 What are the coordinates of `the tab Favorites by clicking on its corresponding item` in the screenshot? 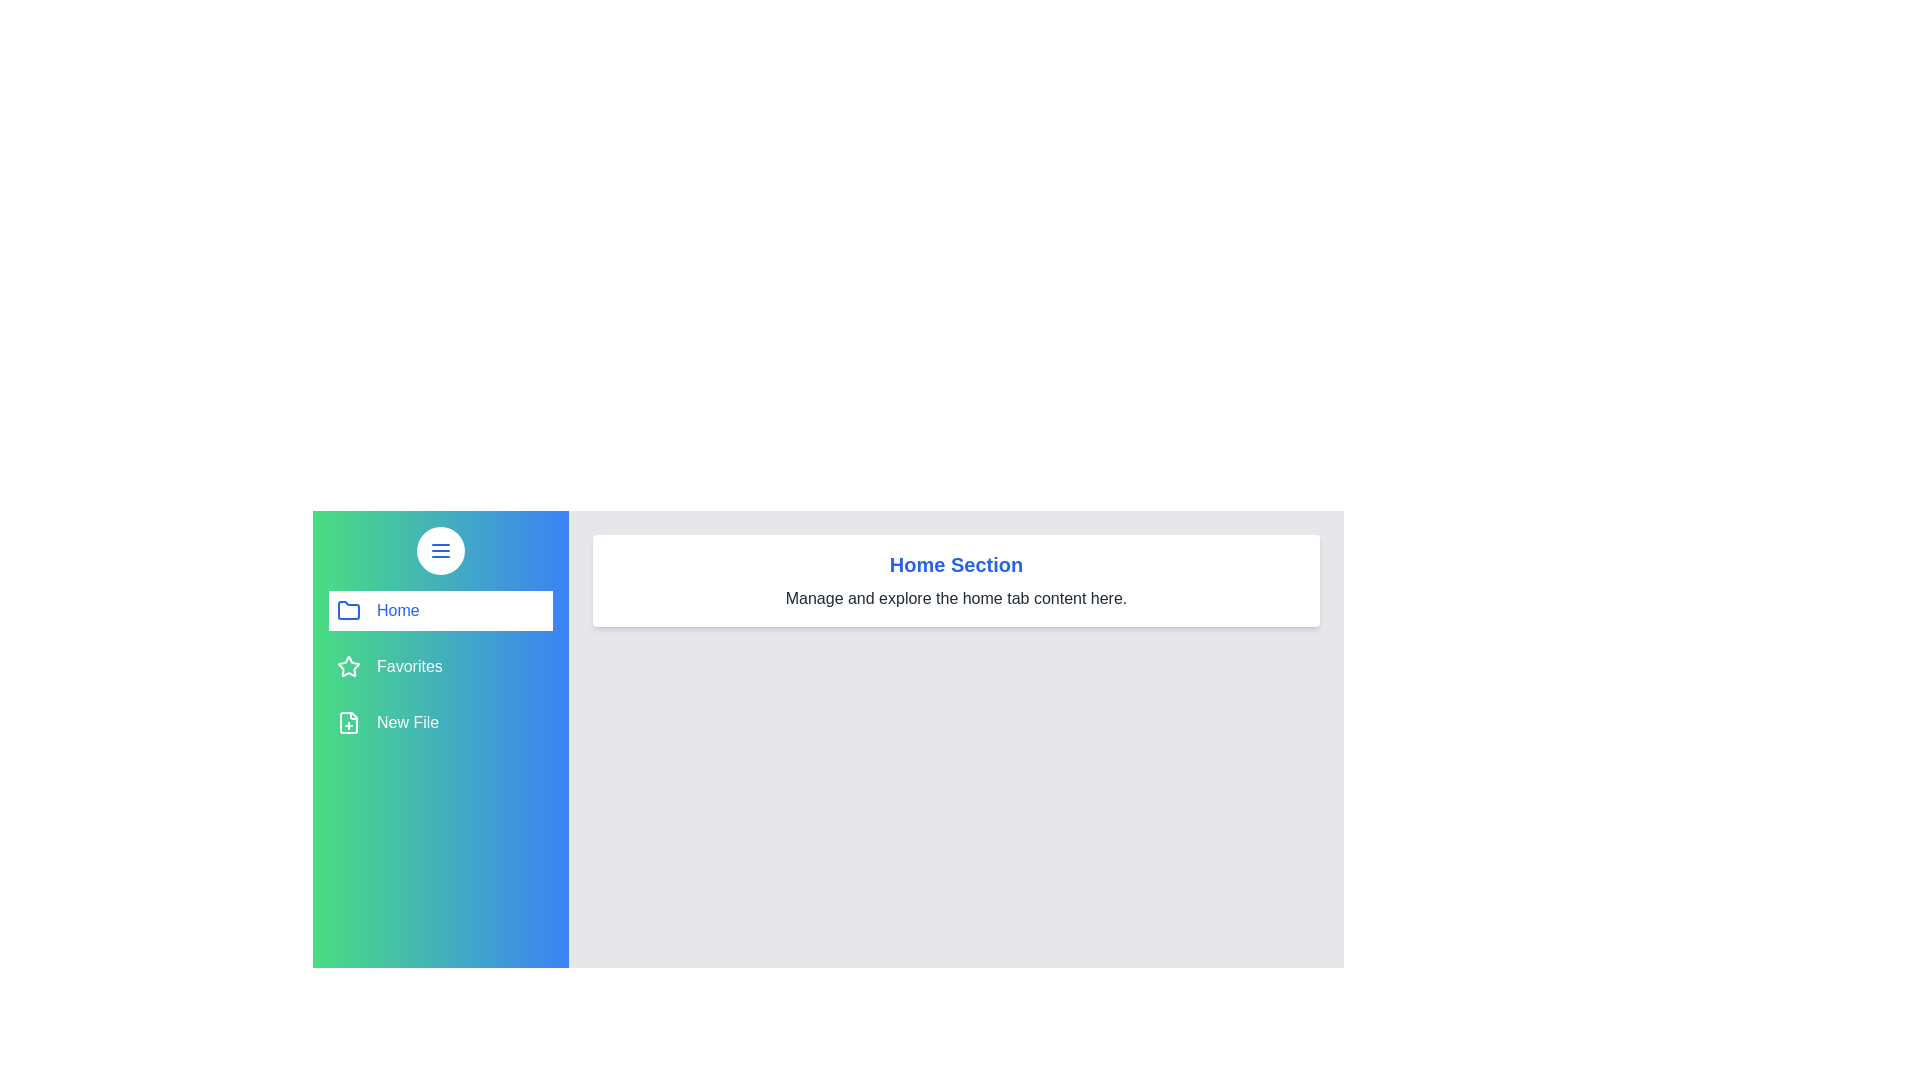 It's located at (440, 667).